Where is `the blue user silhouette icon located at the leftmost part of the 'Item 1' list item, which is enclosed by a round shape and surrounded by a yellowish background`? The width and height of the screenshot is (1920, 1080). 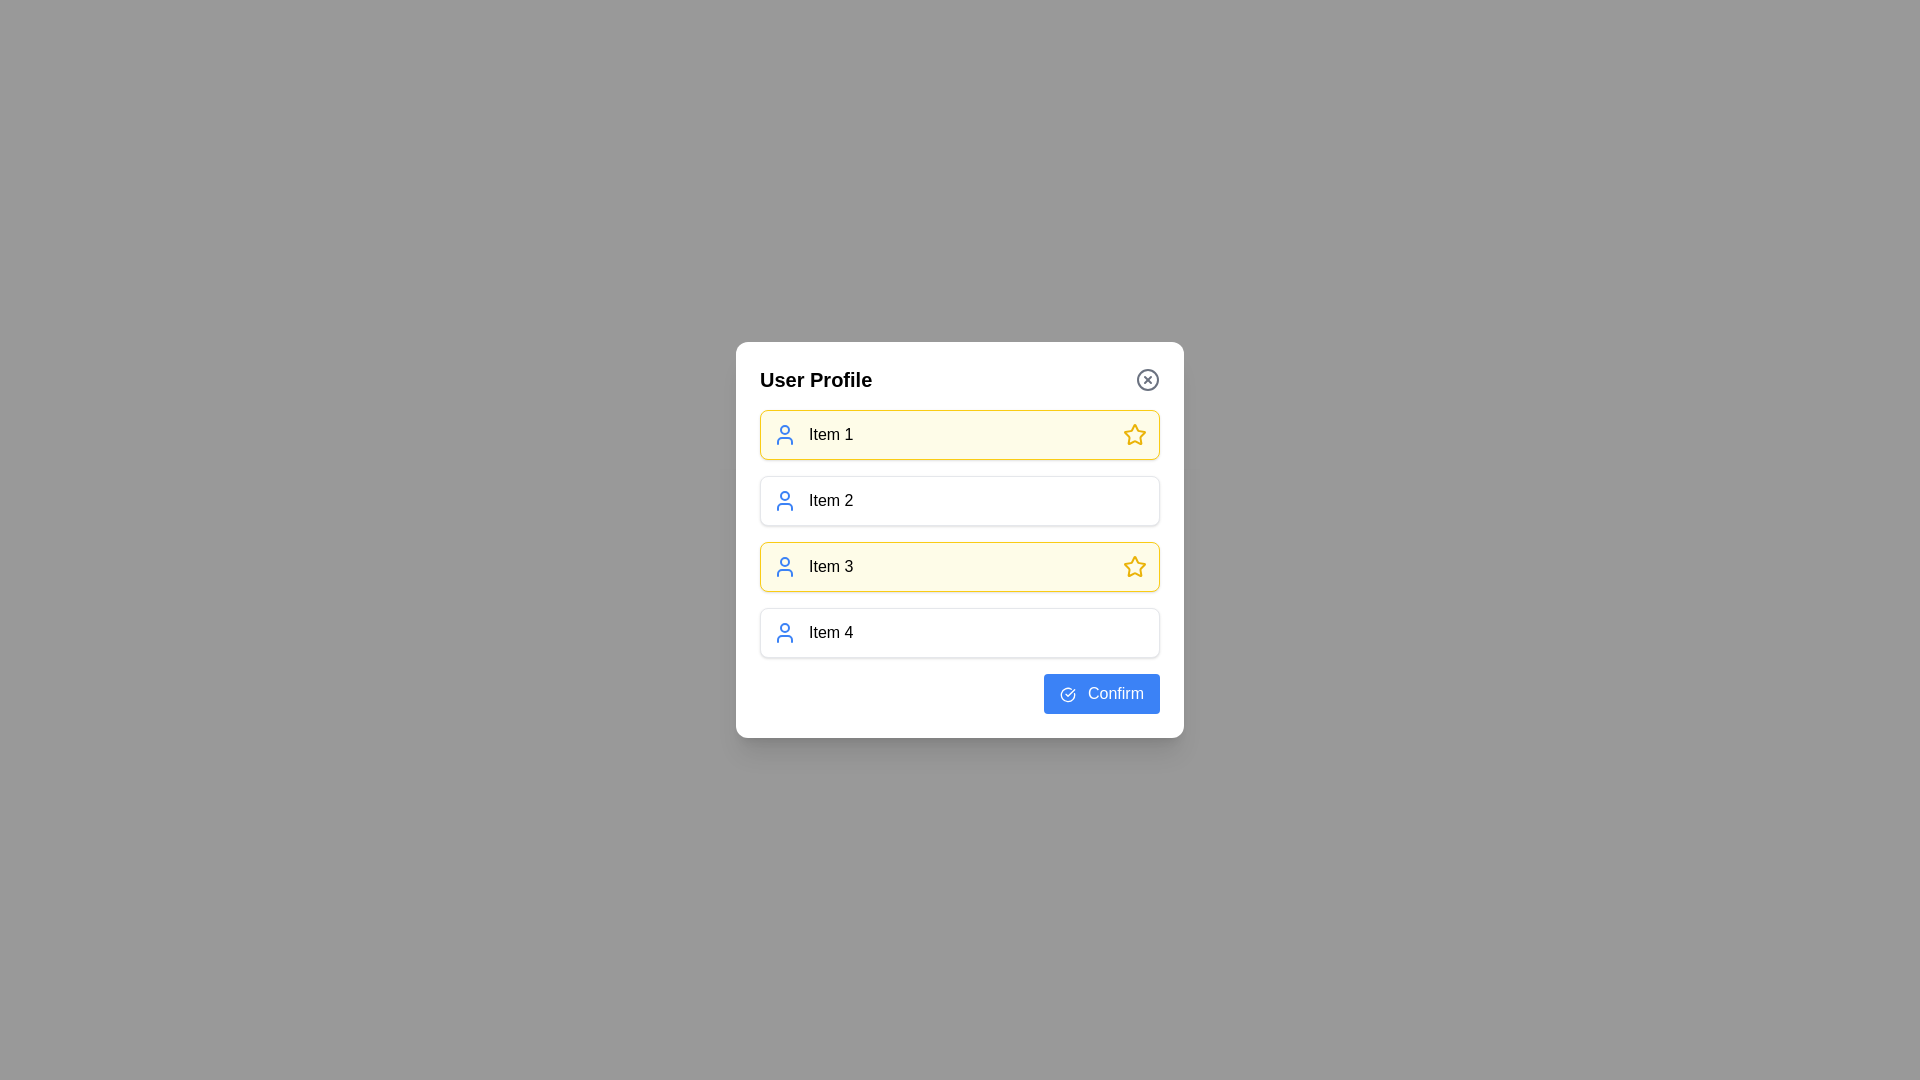
the blue user silhouette icon located at the leftmost part of the 'Item 1' list item, which is enclosed by a round shape and surrounded by a yellowish background is located at coordinates (784, 434).